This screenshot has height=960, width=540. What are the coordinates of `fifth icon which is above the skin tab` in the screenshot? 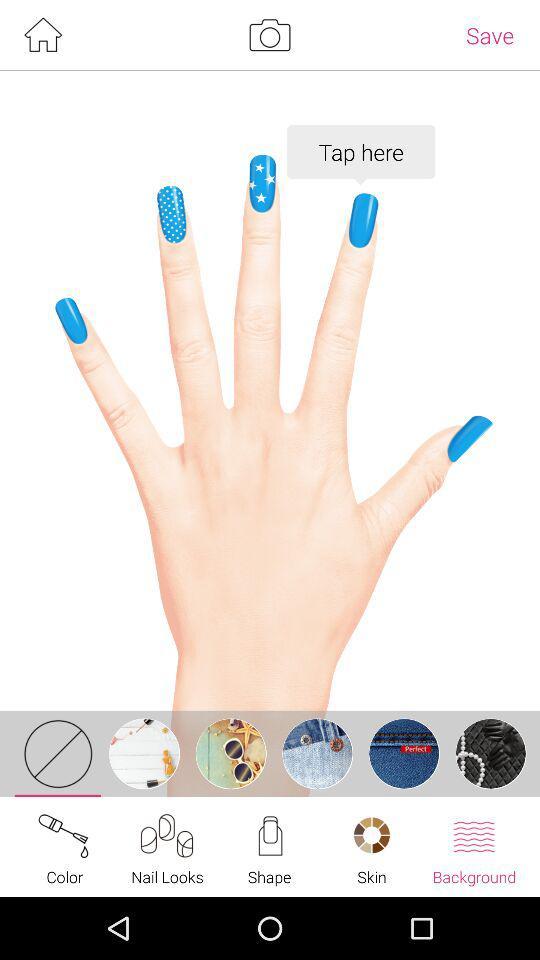 It's located at (403, 752).